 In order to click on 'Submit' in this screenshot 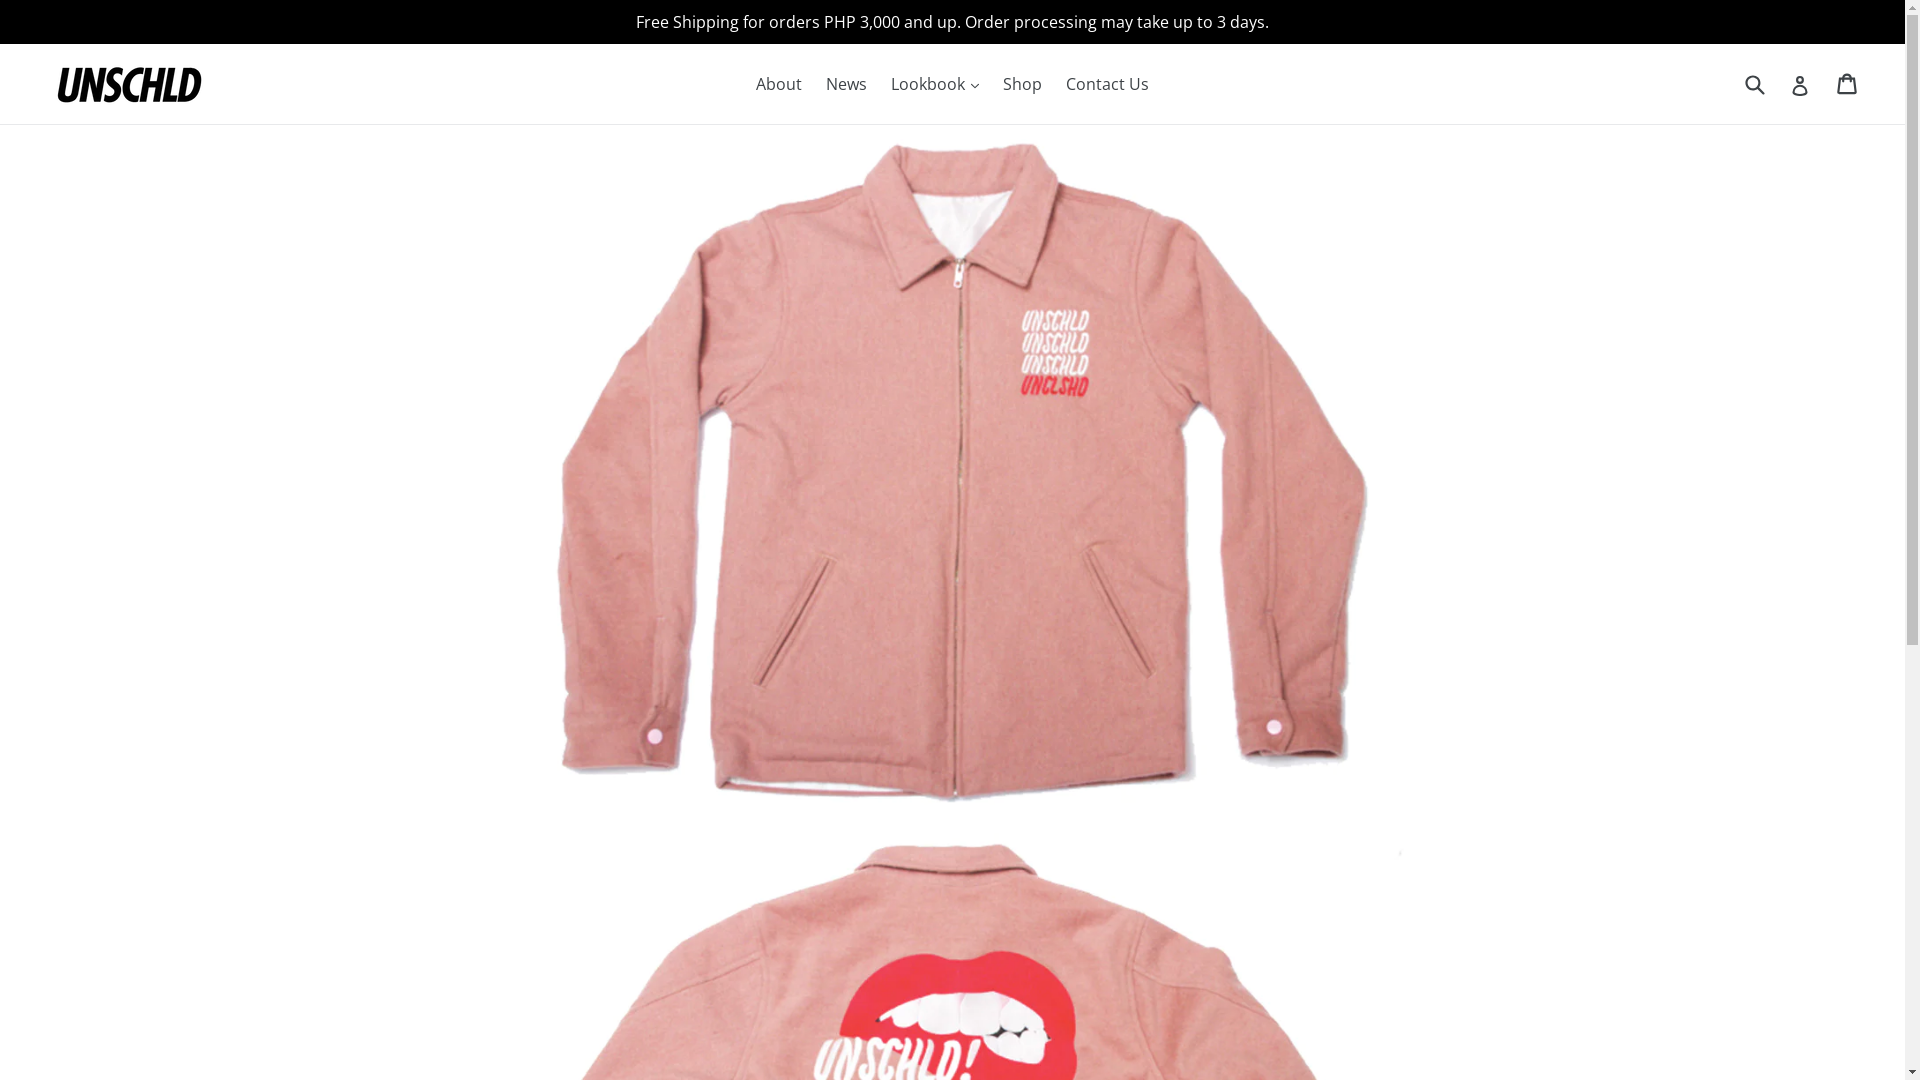, I will do `click(1752, 82)`.